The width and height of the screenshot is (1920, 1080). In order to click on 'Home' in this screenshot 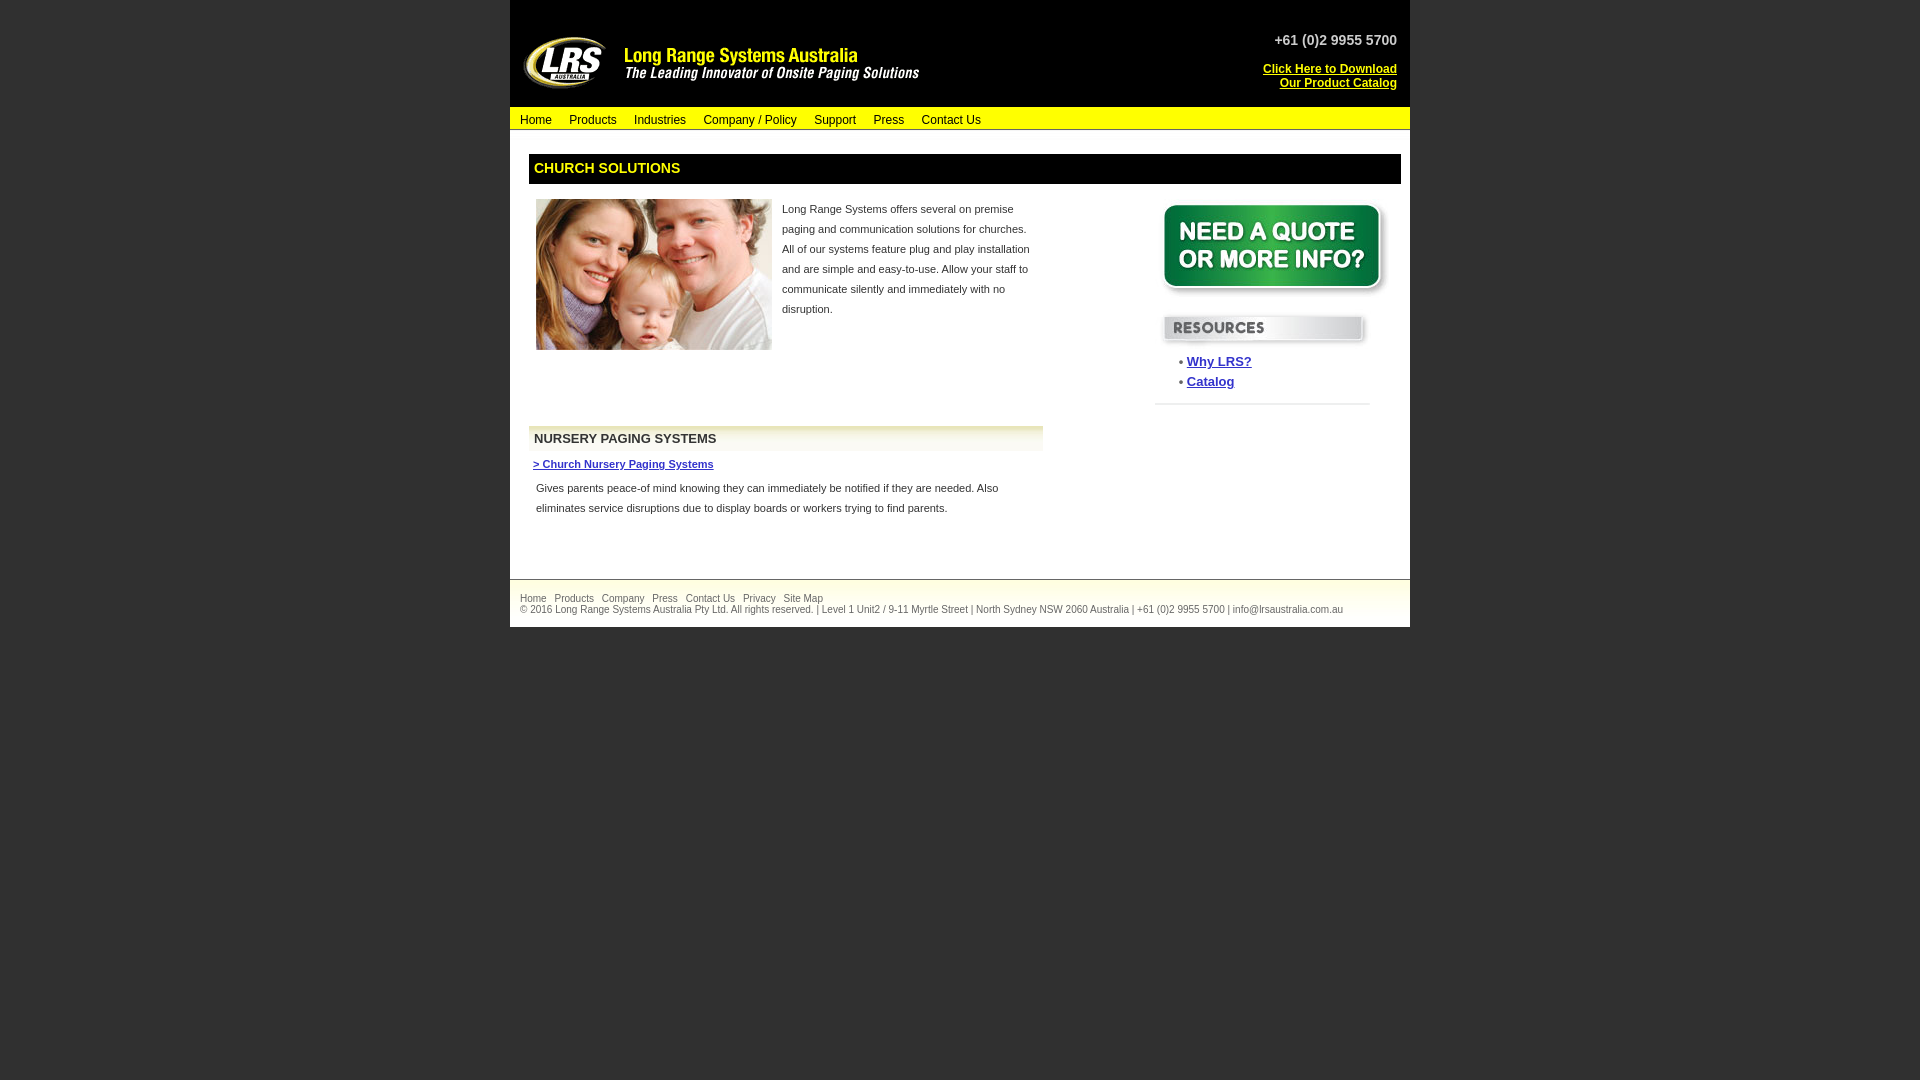, I will do `click(532, 119)`.